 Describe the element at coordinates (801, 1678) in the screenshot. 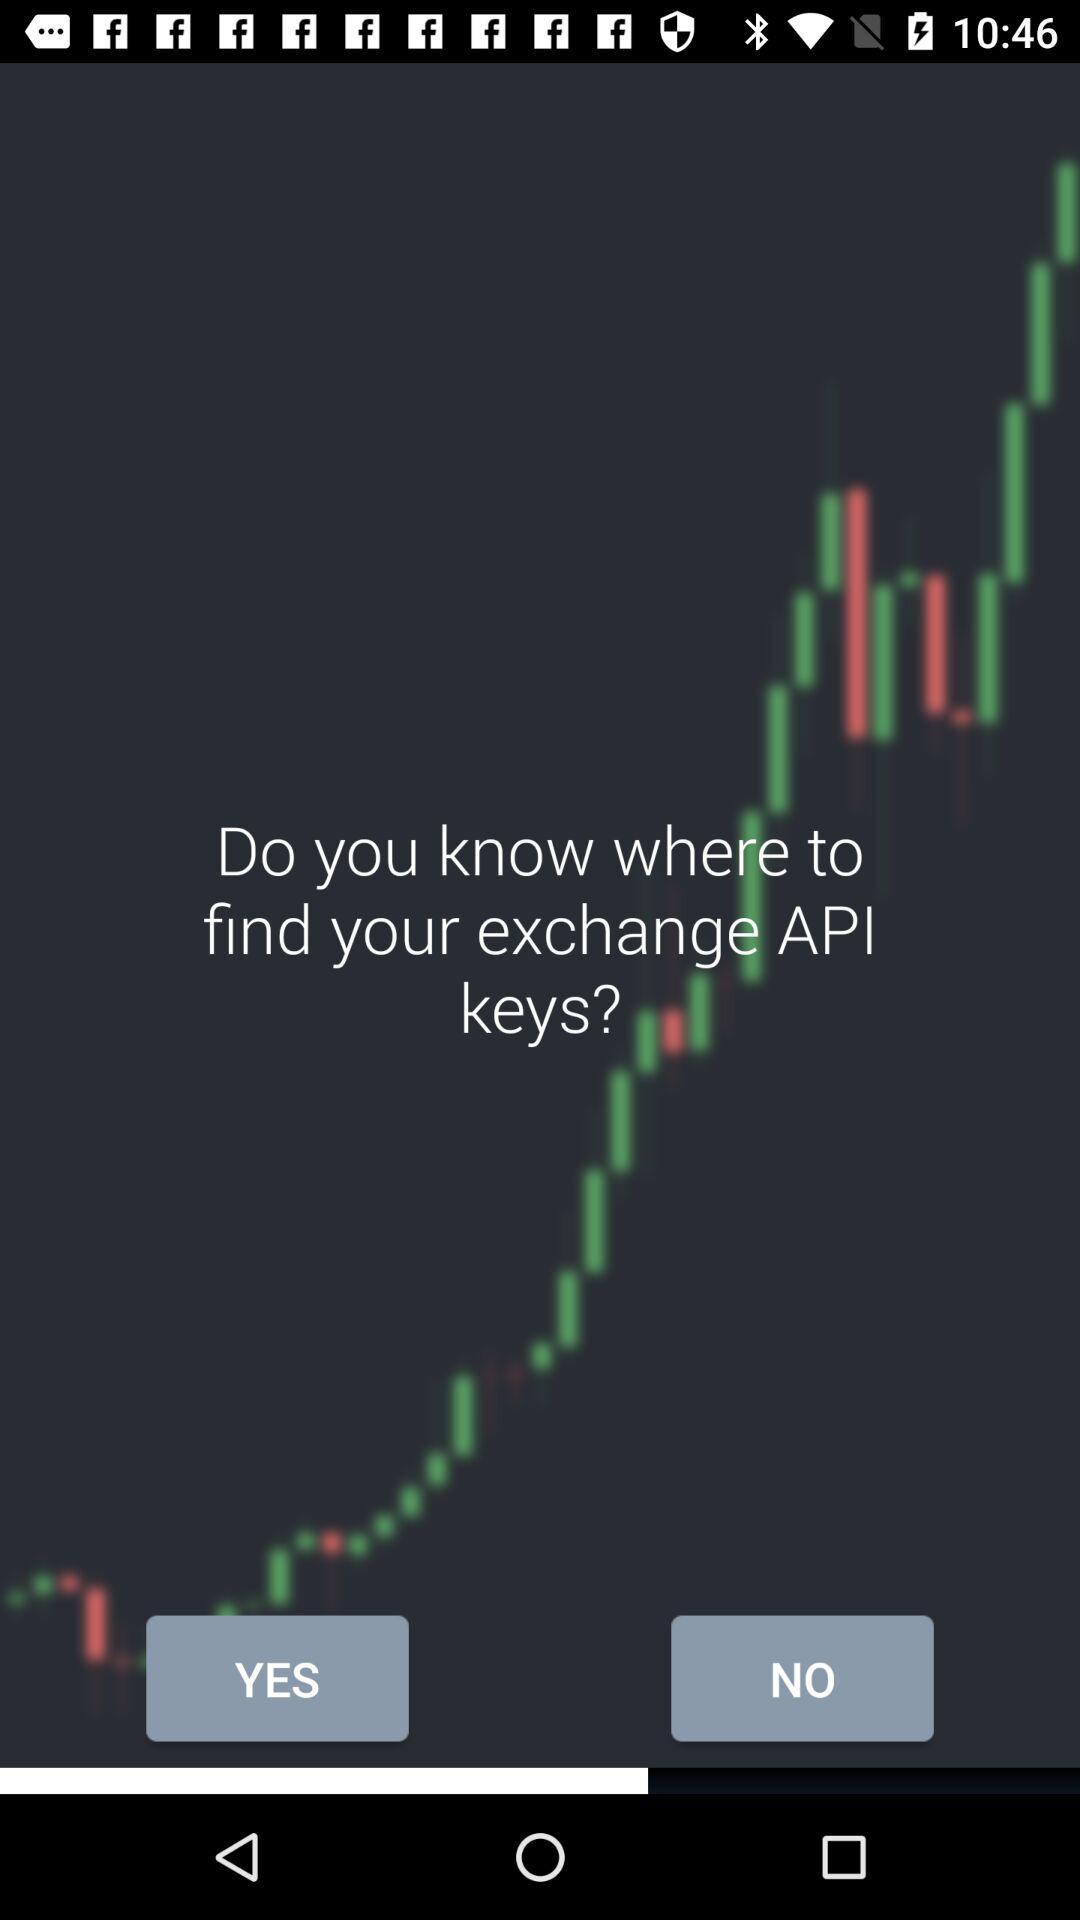

I see `the item at the bottom right corner` at that location.